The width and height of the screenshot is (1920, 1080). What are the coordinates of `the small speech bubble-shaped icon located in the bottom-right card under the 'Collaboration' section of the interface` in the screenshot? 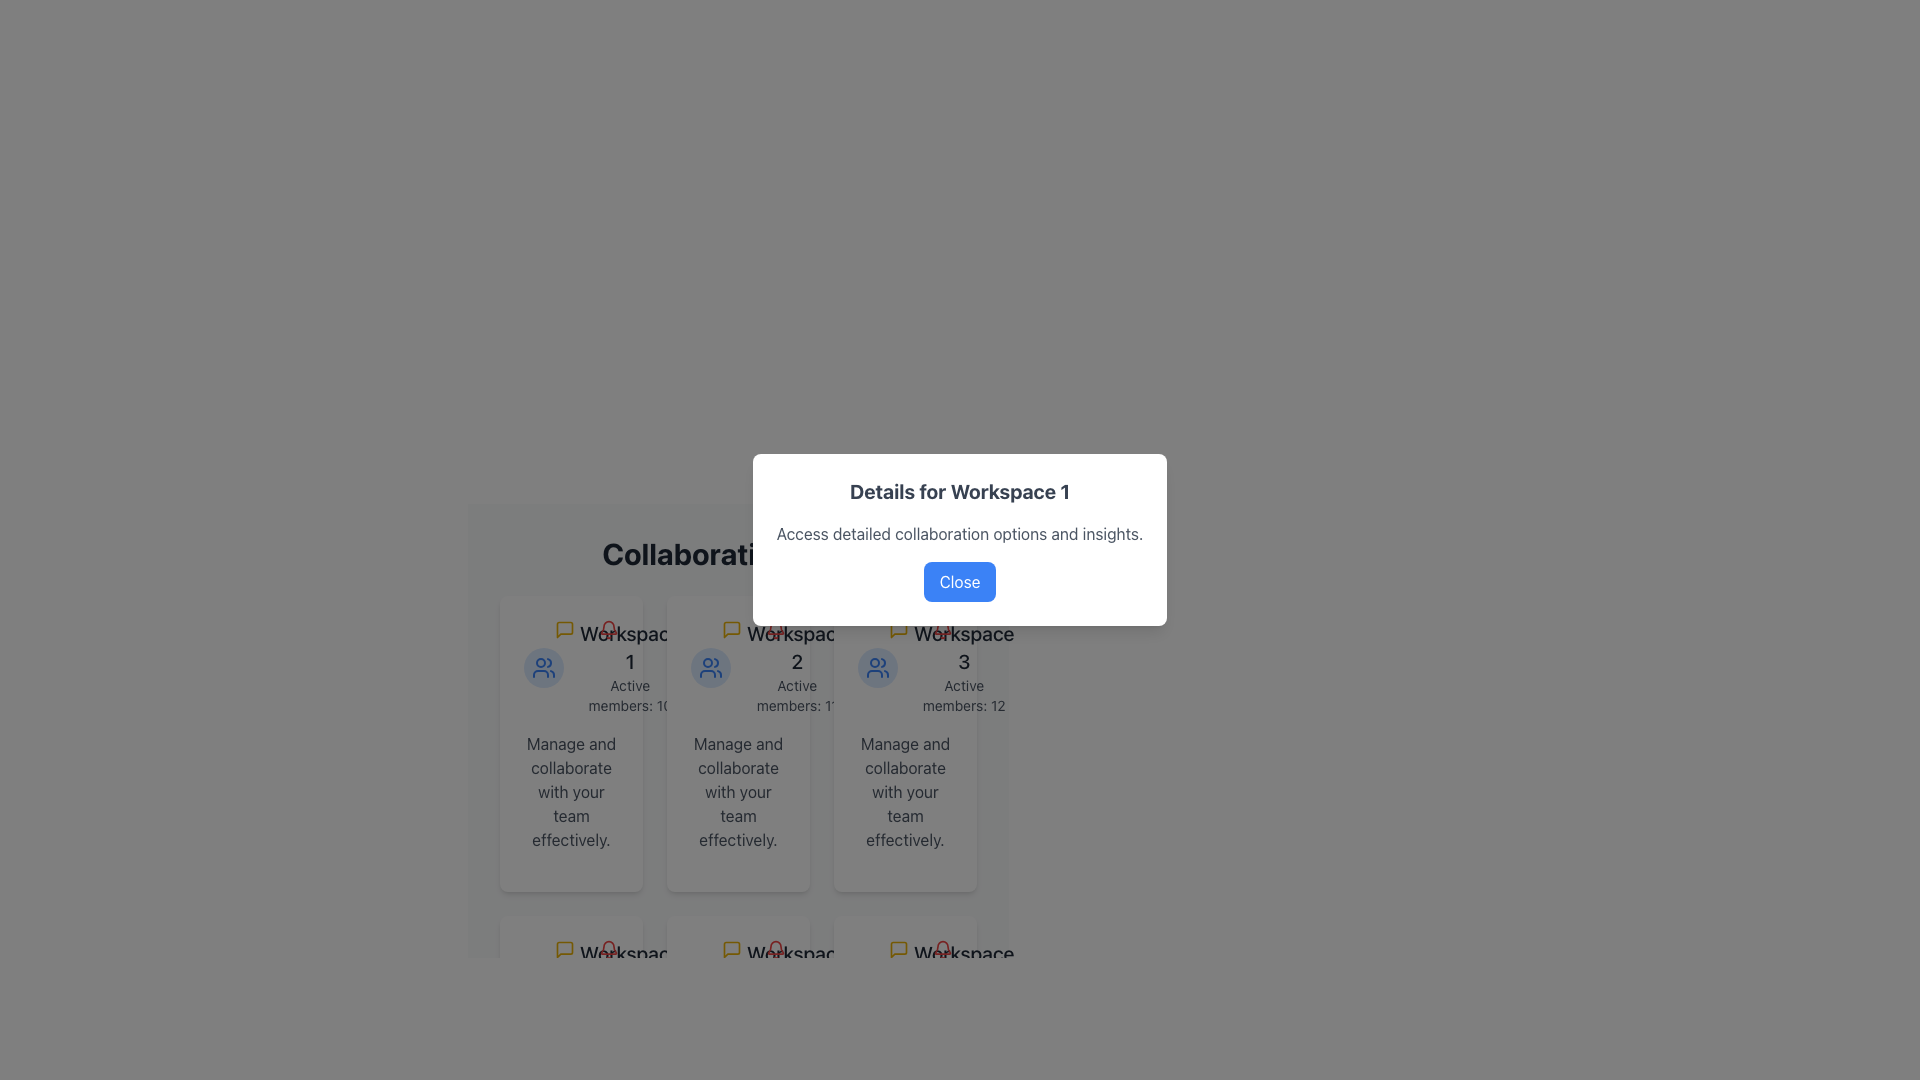 It's located at (897, 948).